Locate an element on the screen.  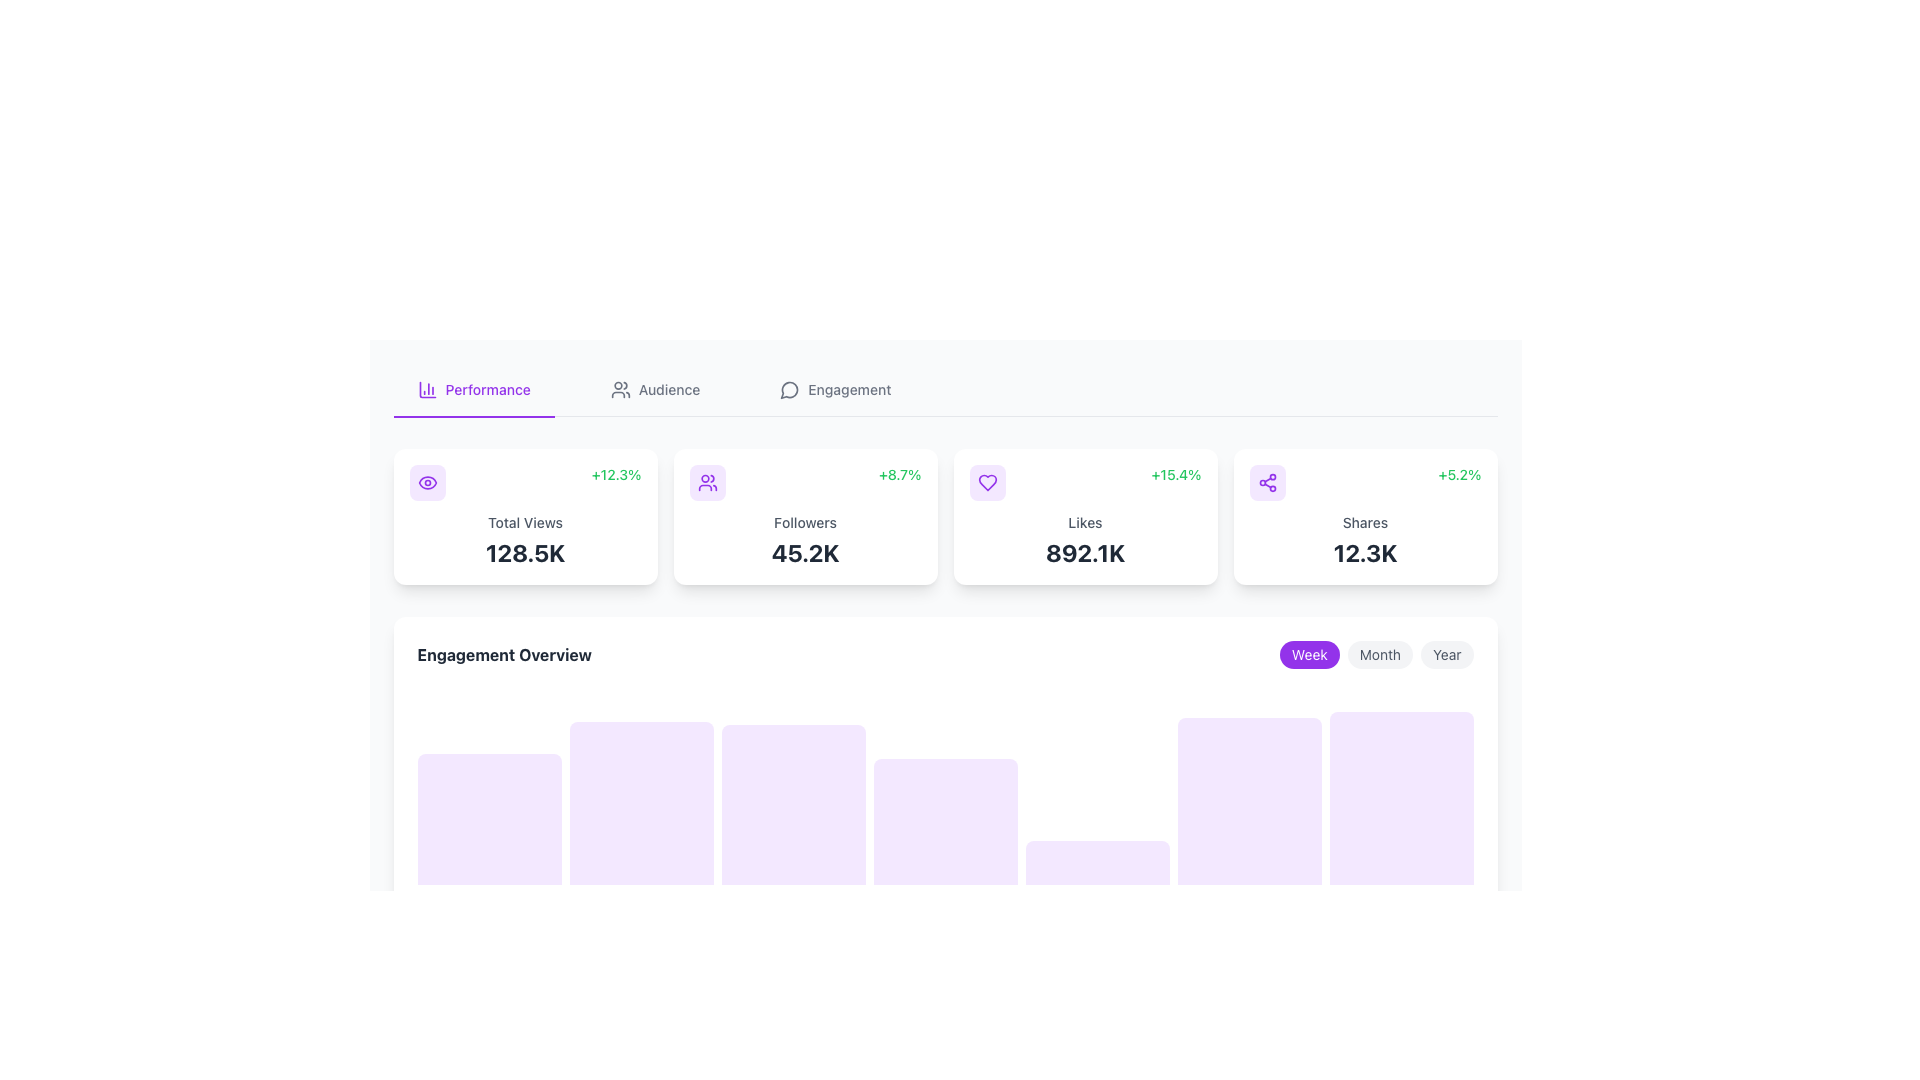
displayed information from the Card representation of a data metric, which shows the statistic '12.3K' for 'Shares' in the upper-right corner of the grid under the 'Performance' tab is located at coordinates (1364, 515).